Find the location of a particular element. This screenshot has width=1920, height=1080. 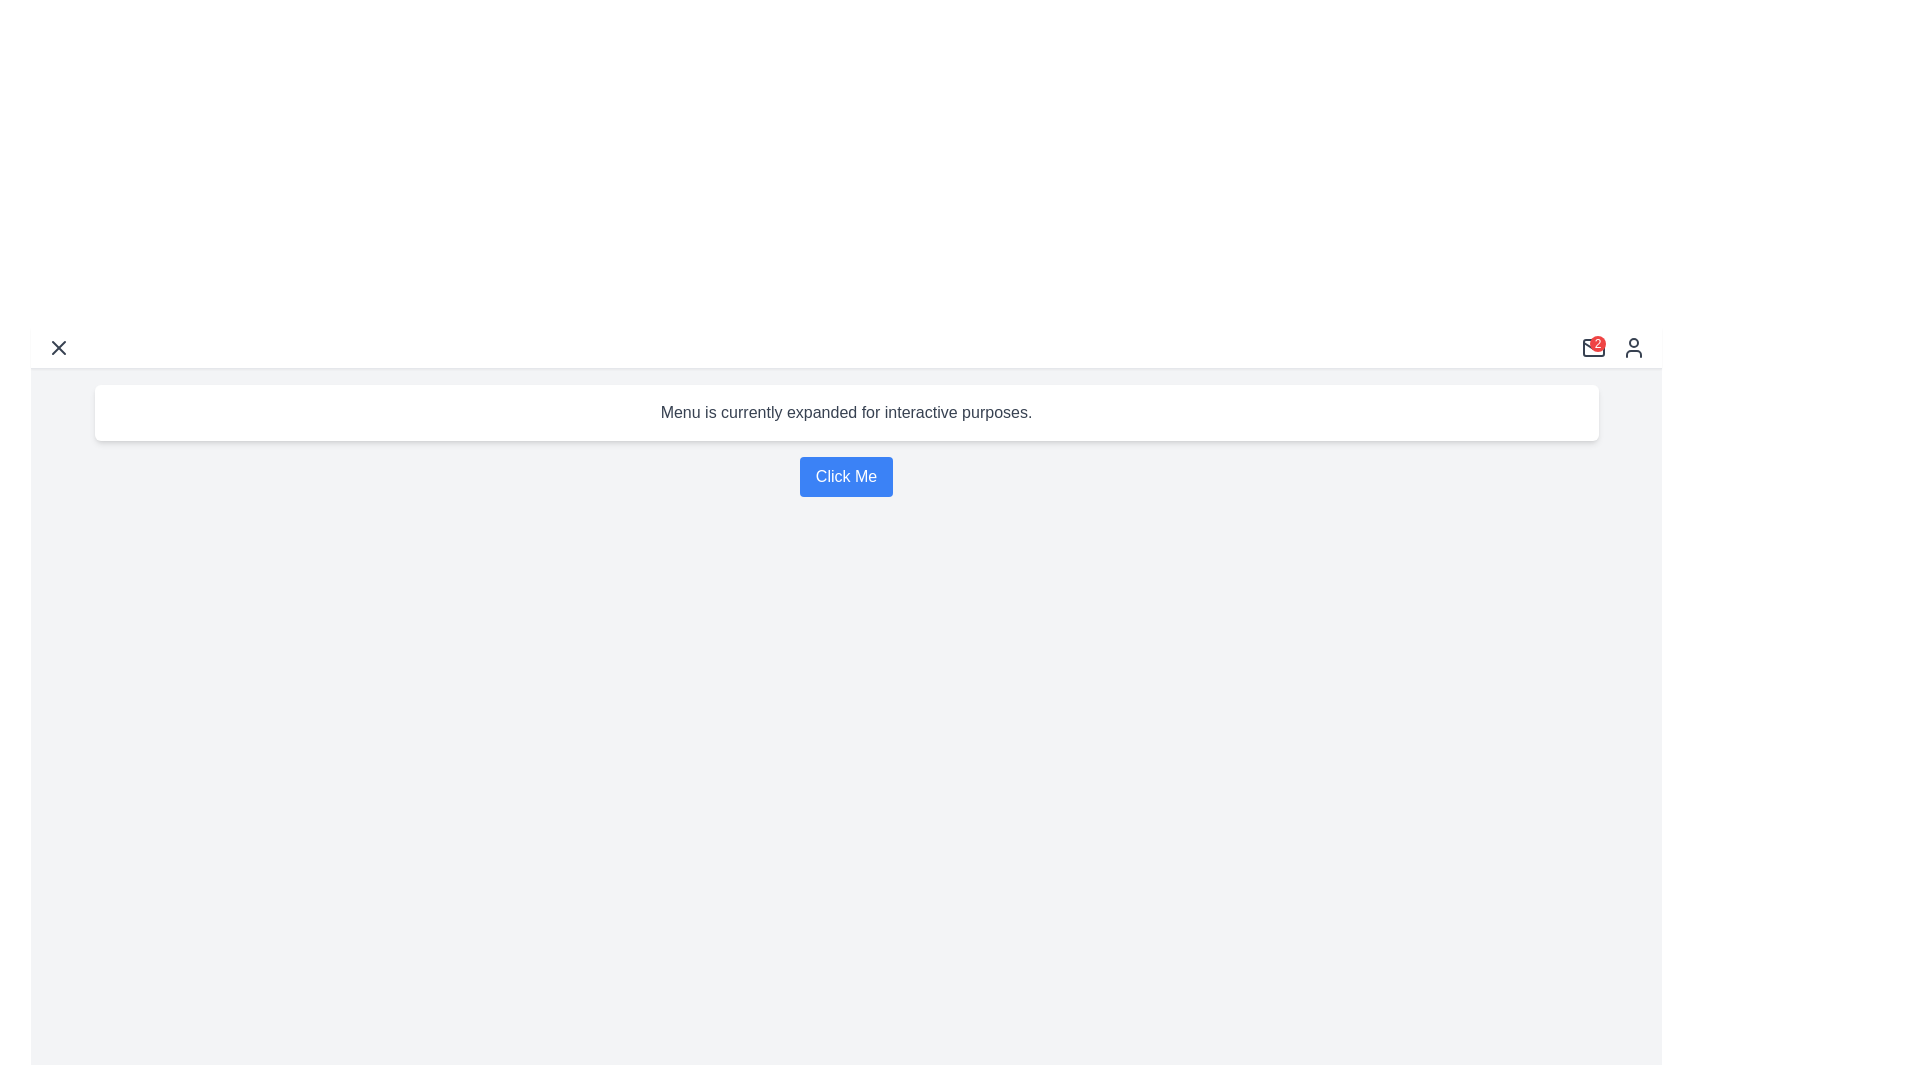

the rounded blue button labeled 'Click Me' is located at coordinates (846, 477).